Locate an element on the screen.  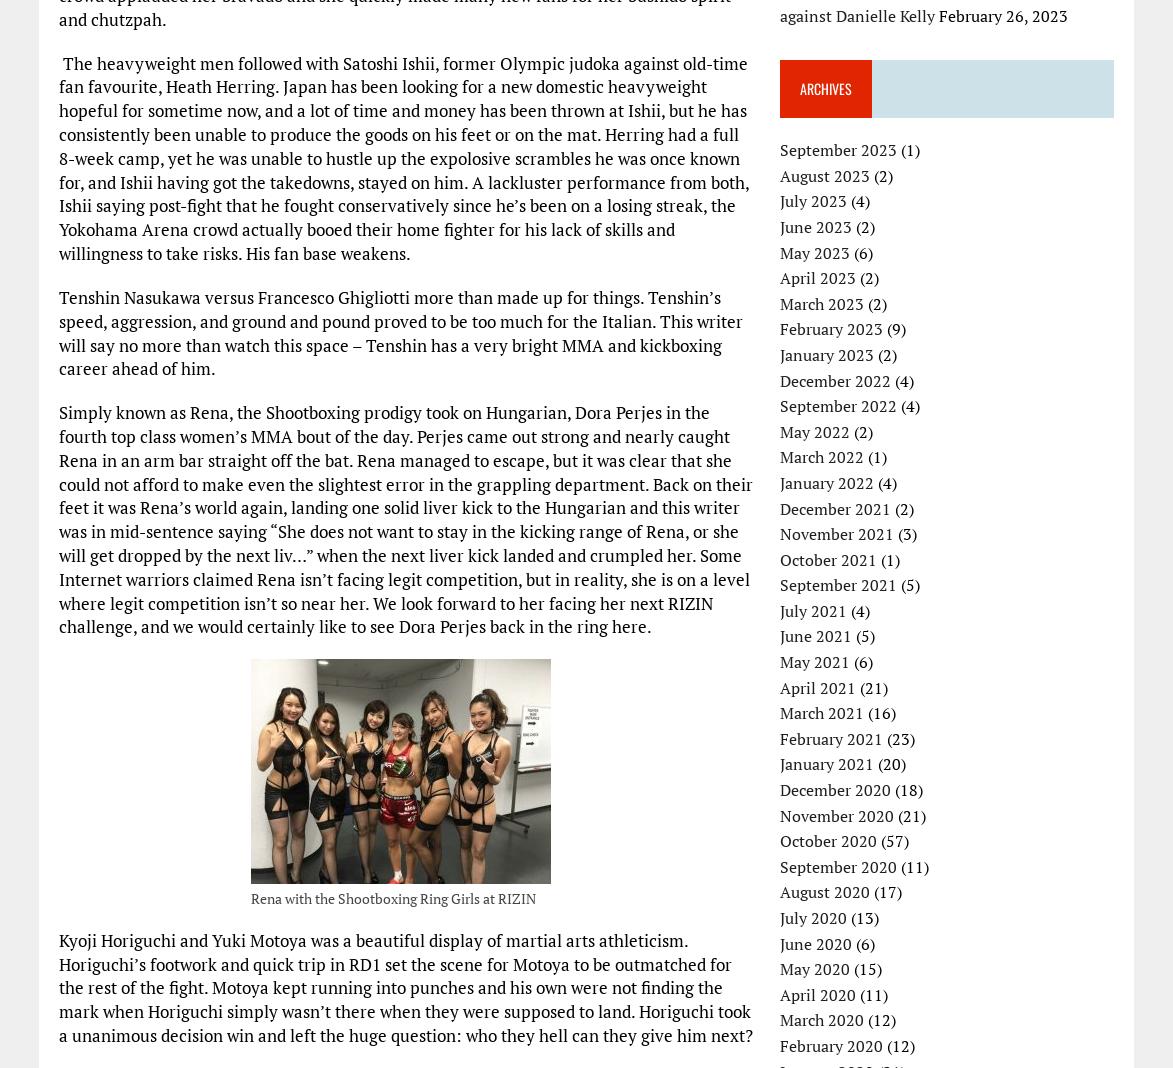
'May 2023' is located at coordinates (815, 252).